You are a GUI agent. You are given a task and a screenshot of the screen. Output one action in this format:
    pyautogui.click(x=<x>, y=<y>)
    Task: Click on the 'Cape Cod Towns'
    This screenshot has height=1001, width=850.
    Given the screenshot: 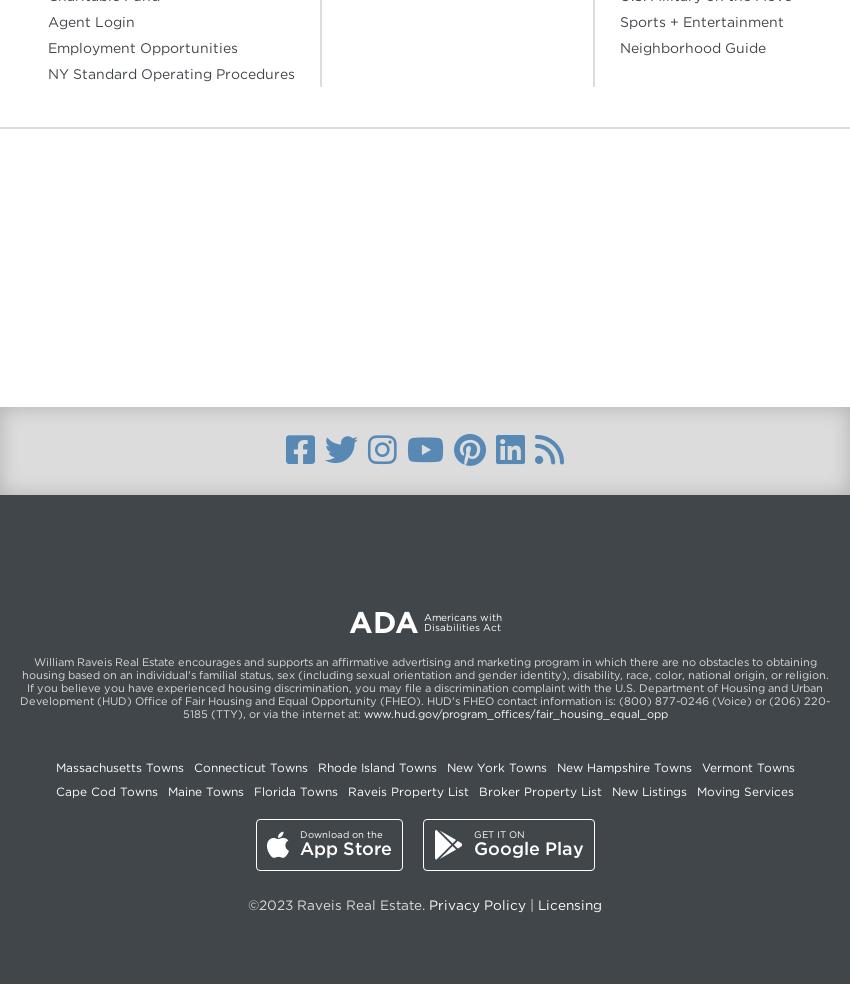 What is the action you would take?
    pyautogui.click(x=56, y=789)
    